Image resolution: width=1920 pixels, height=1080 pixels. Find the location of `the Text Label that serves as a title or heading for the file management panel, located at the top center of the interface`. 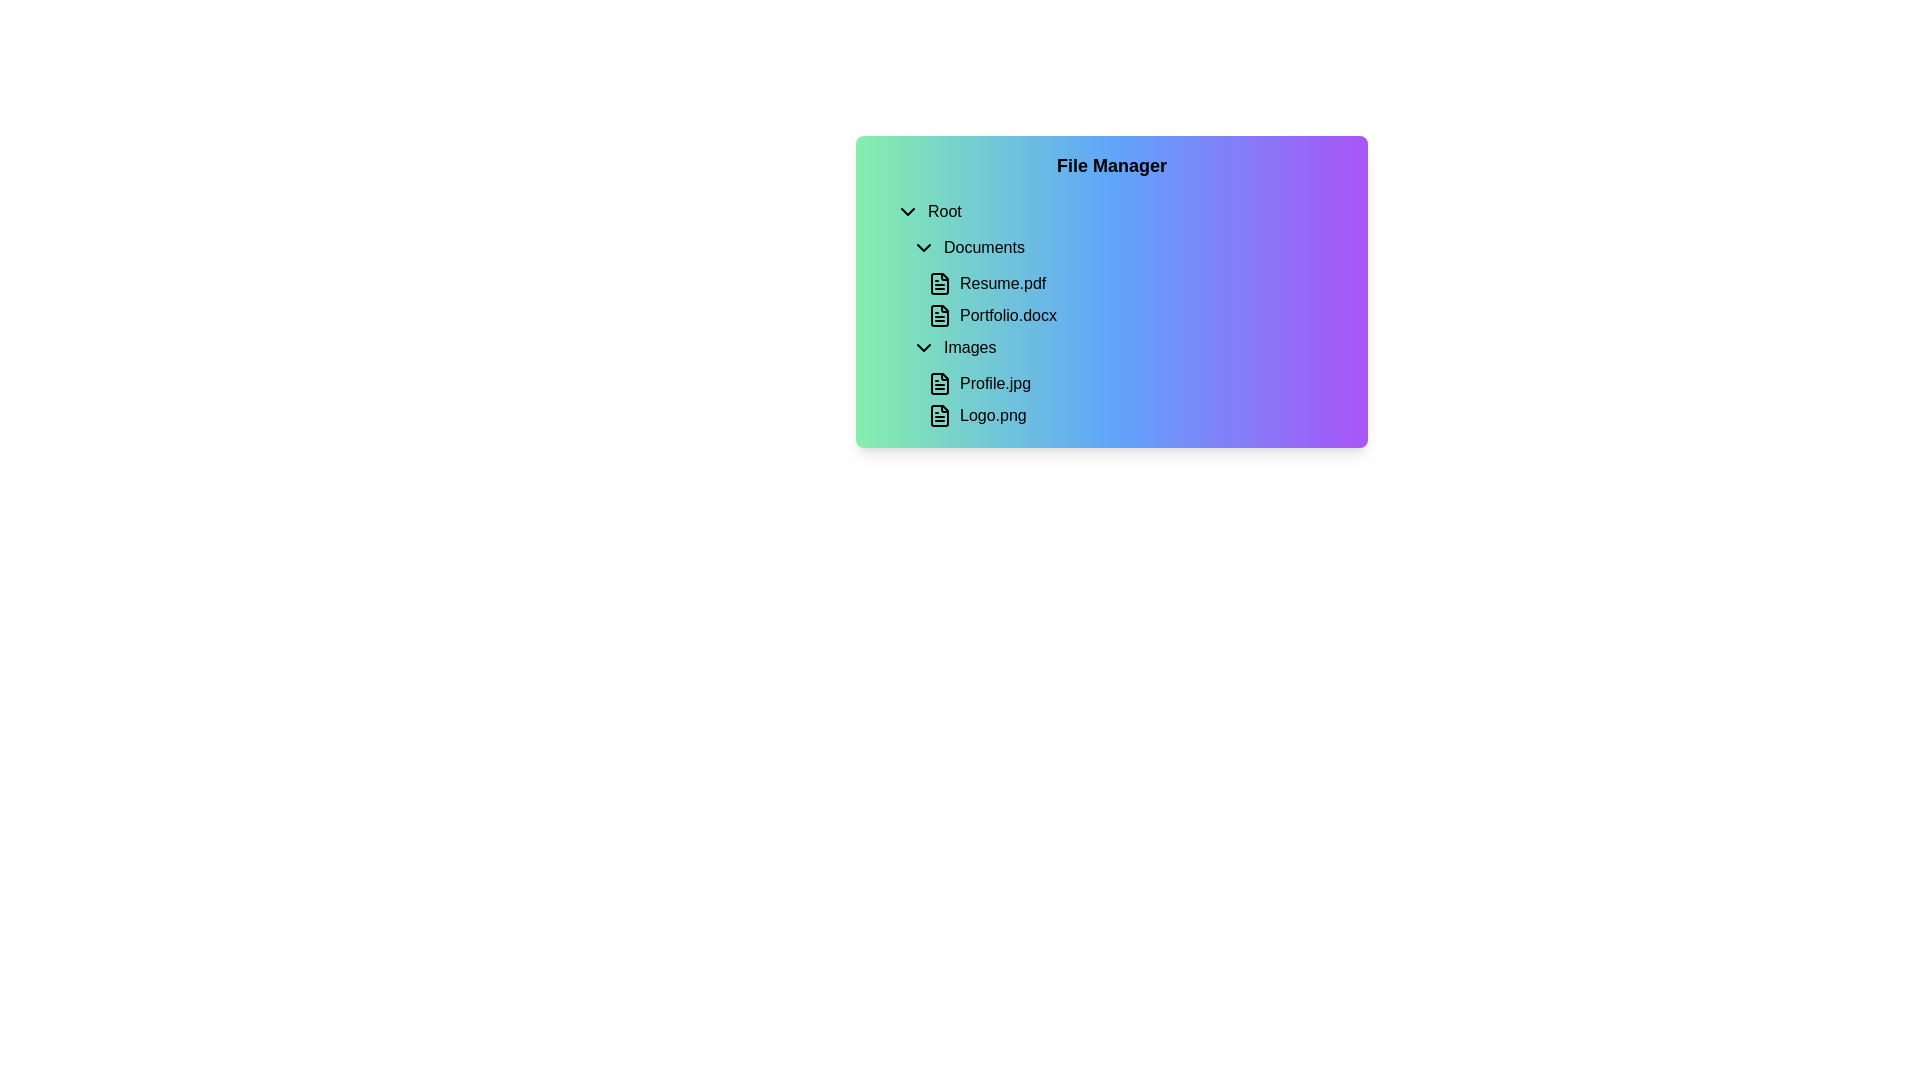

the Text Label that serves as a title or heading for the file management panel, located at the top center of the interface is located at coordinates (1111, 164).